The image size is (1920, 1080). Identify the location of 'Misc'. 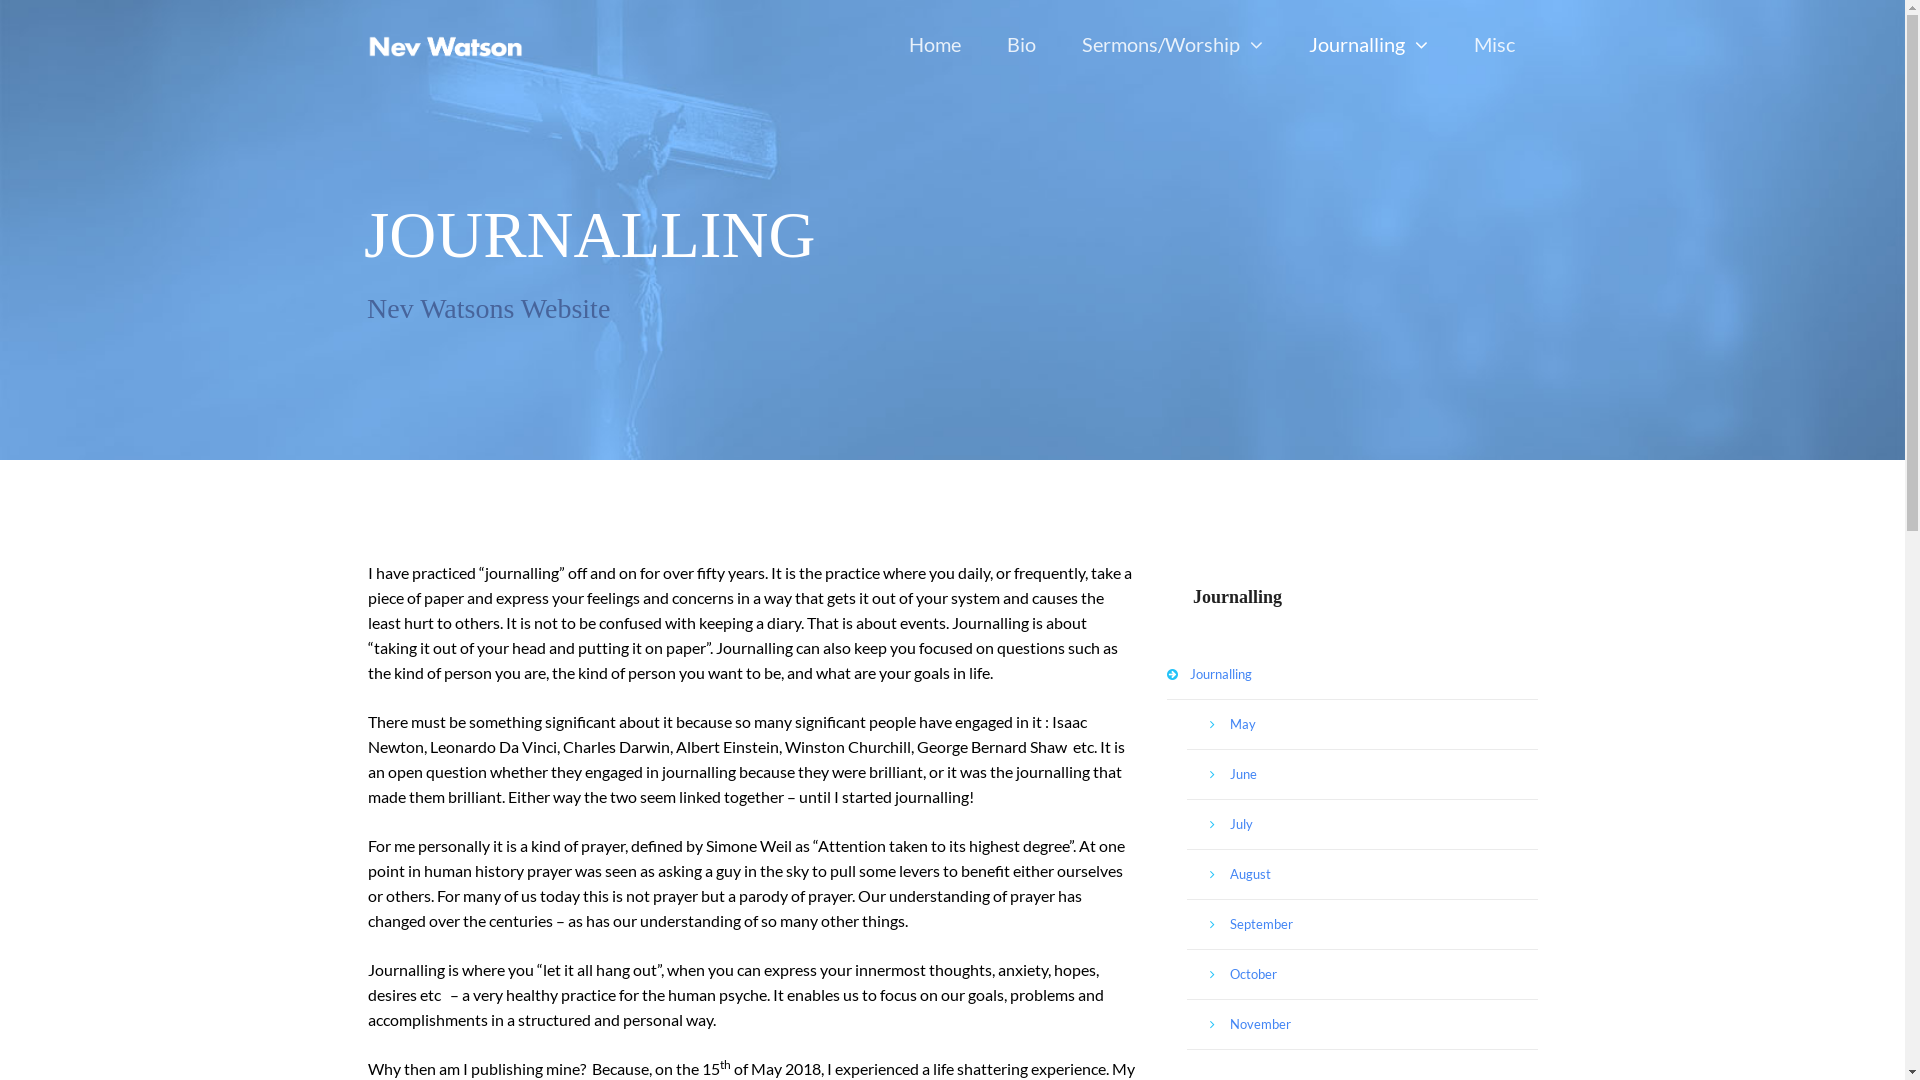
(1493, 45).